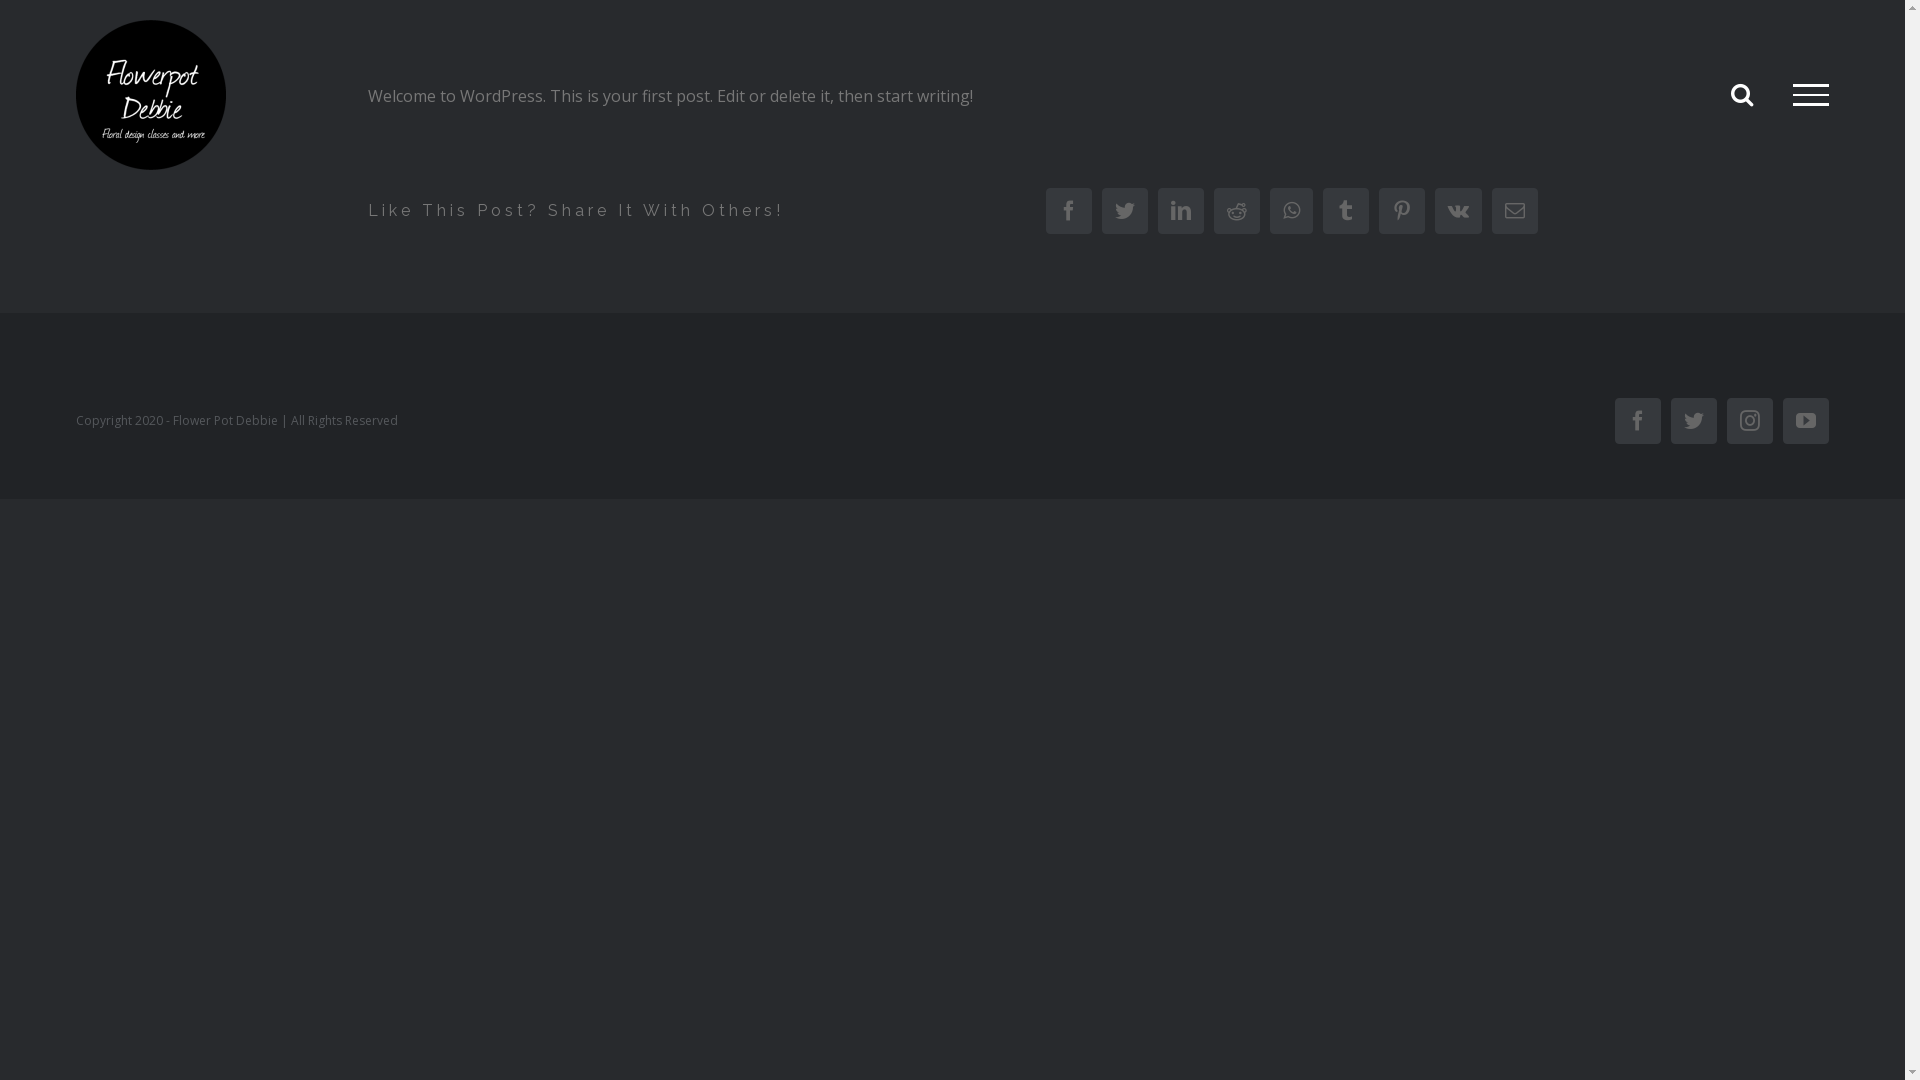 Image resolution: width=1920 pixels, height=1080 pixels. Describe the element at coordinates (1068, 211) in the screenshot. I see `'facebook'` at that location.